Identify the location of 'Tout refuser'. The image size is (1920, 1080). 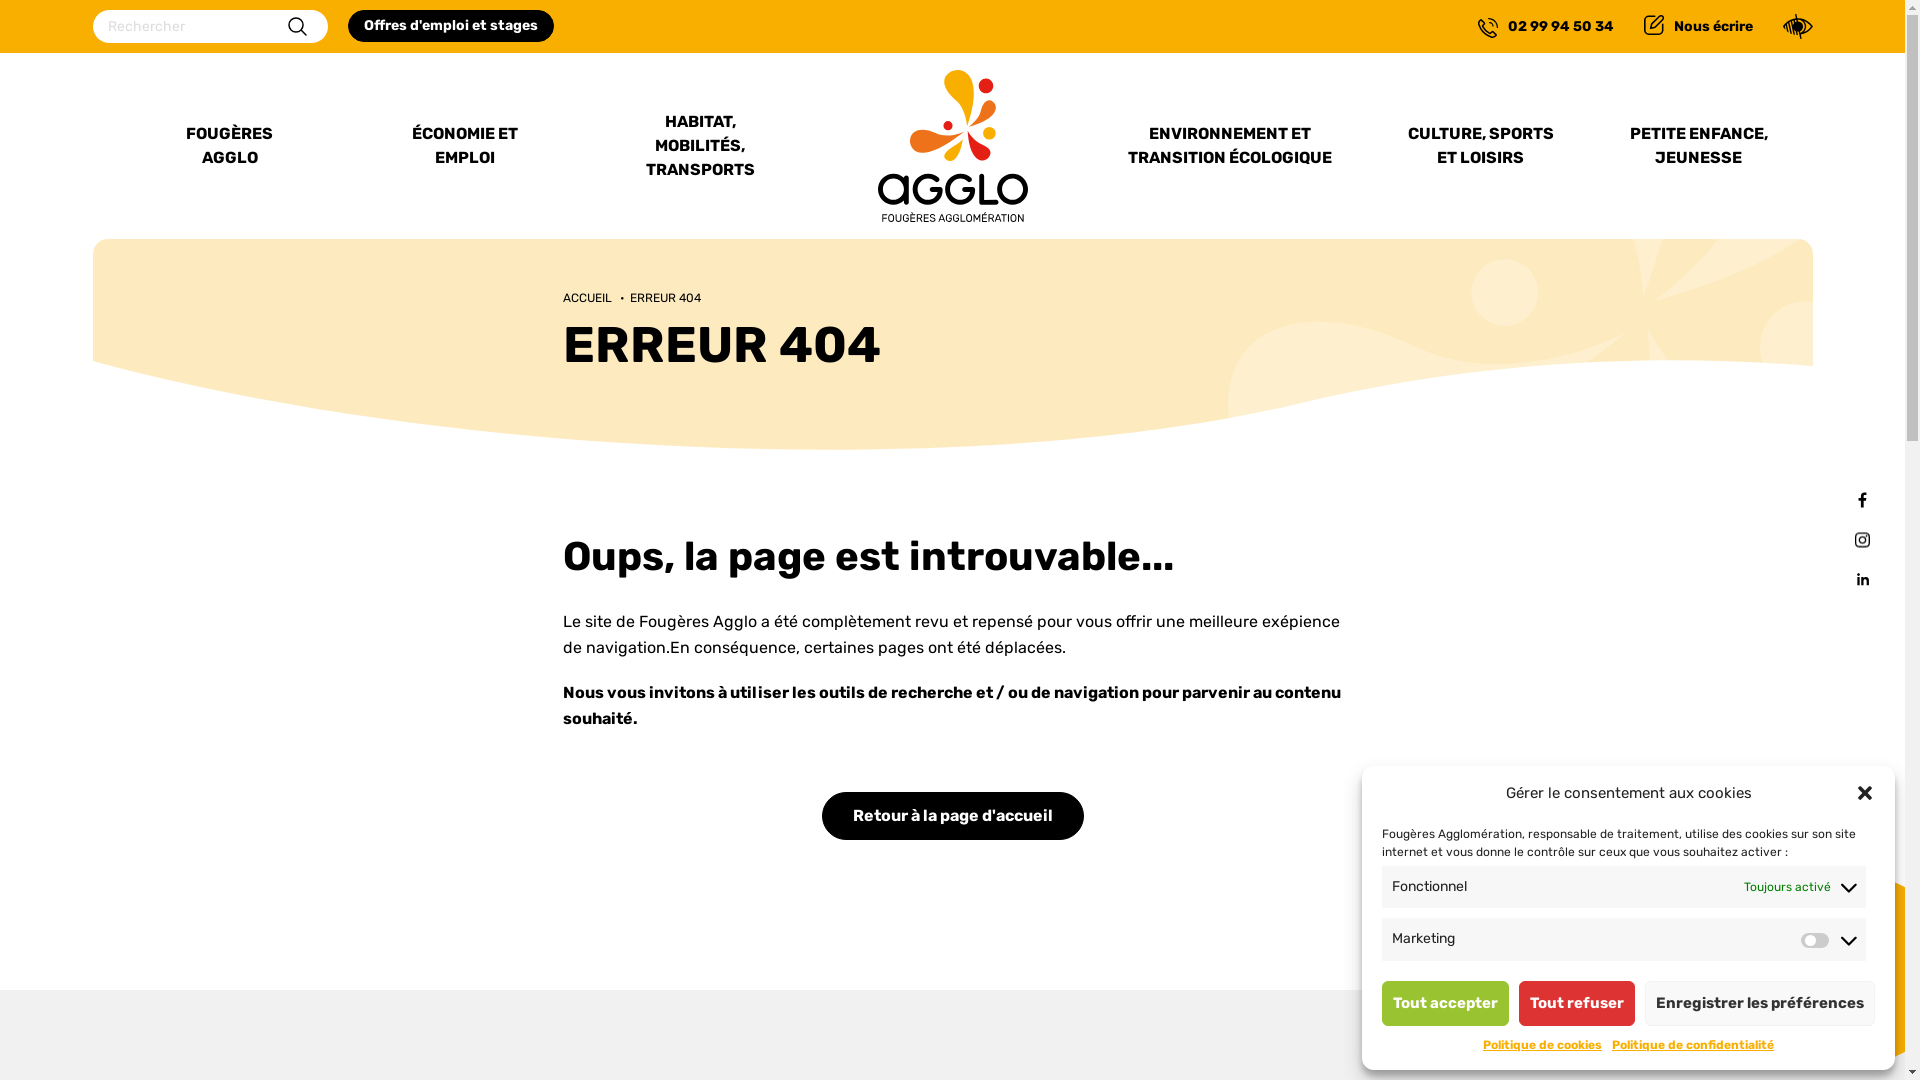
(1576, 1003).